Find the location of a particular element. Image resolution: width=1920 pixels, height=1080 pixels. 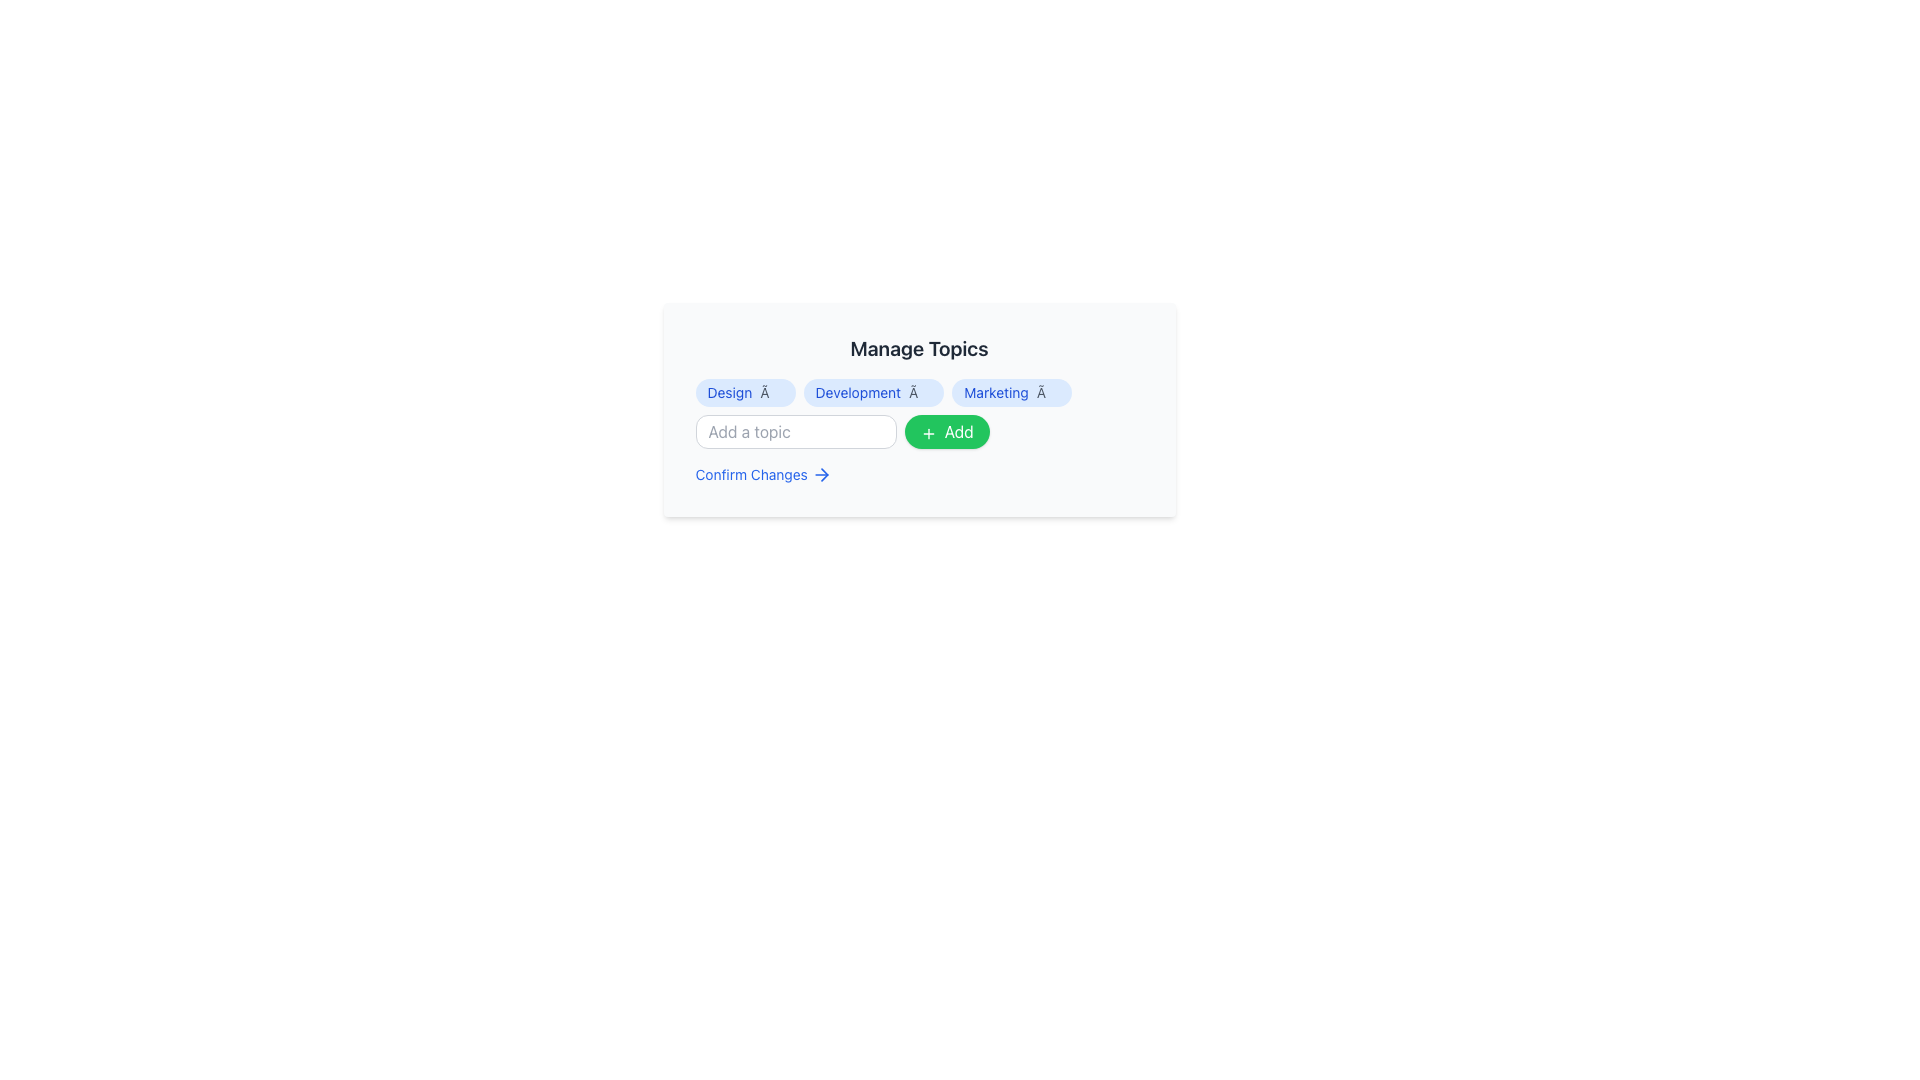

the 'Confirm Changes' button, which is styled in blue and underlined, located at the bottom right of the 'Manage Topics' panel is located at coordinates (762, 474).